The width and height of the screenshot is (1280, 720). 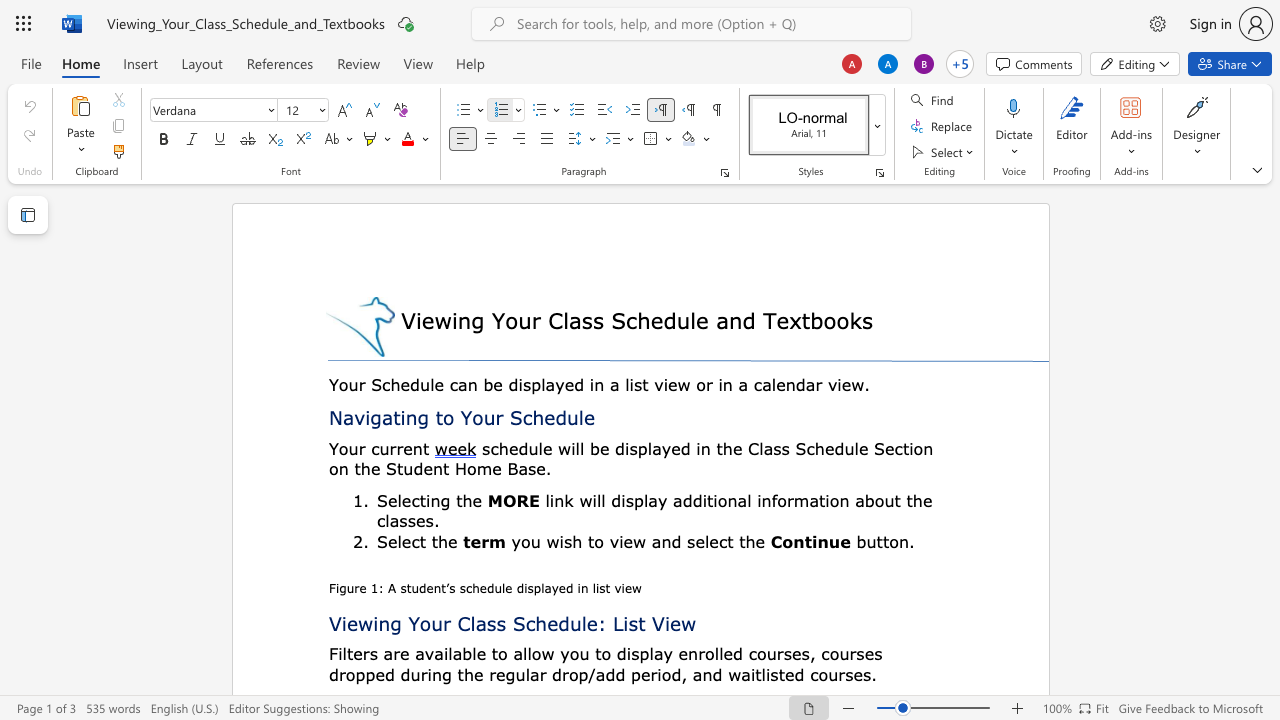 What do you see at coordinates (437, 541) in the screenshot?
I see `the space between the continuous character "t" and "h" in the text` at bounding box center [437, 541].